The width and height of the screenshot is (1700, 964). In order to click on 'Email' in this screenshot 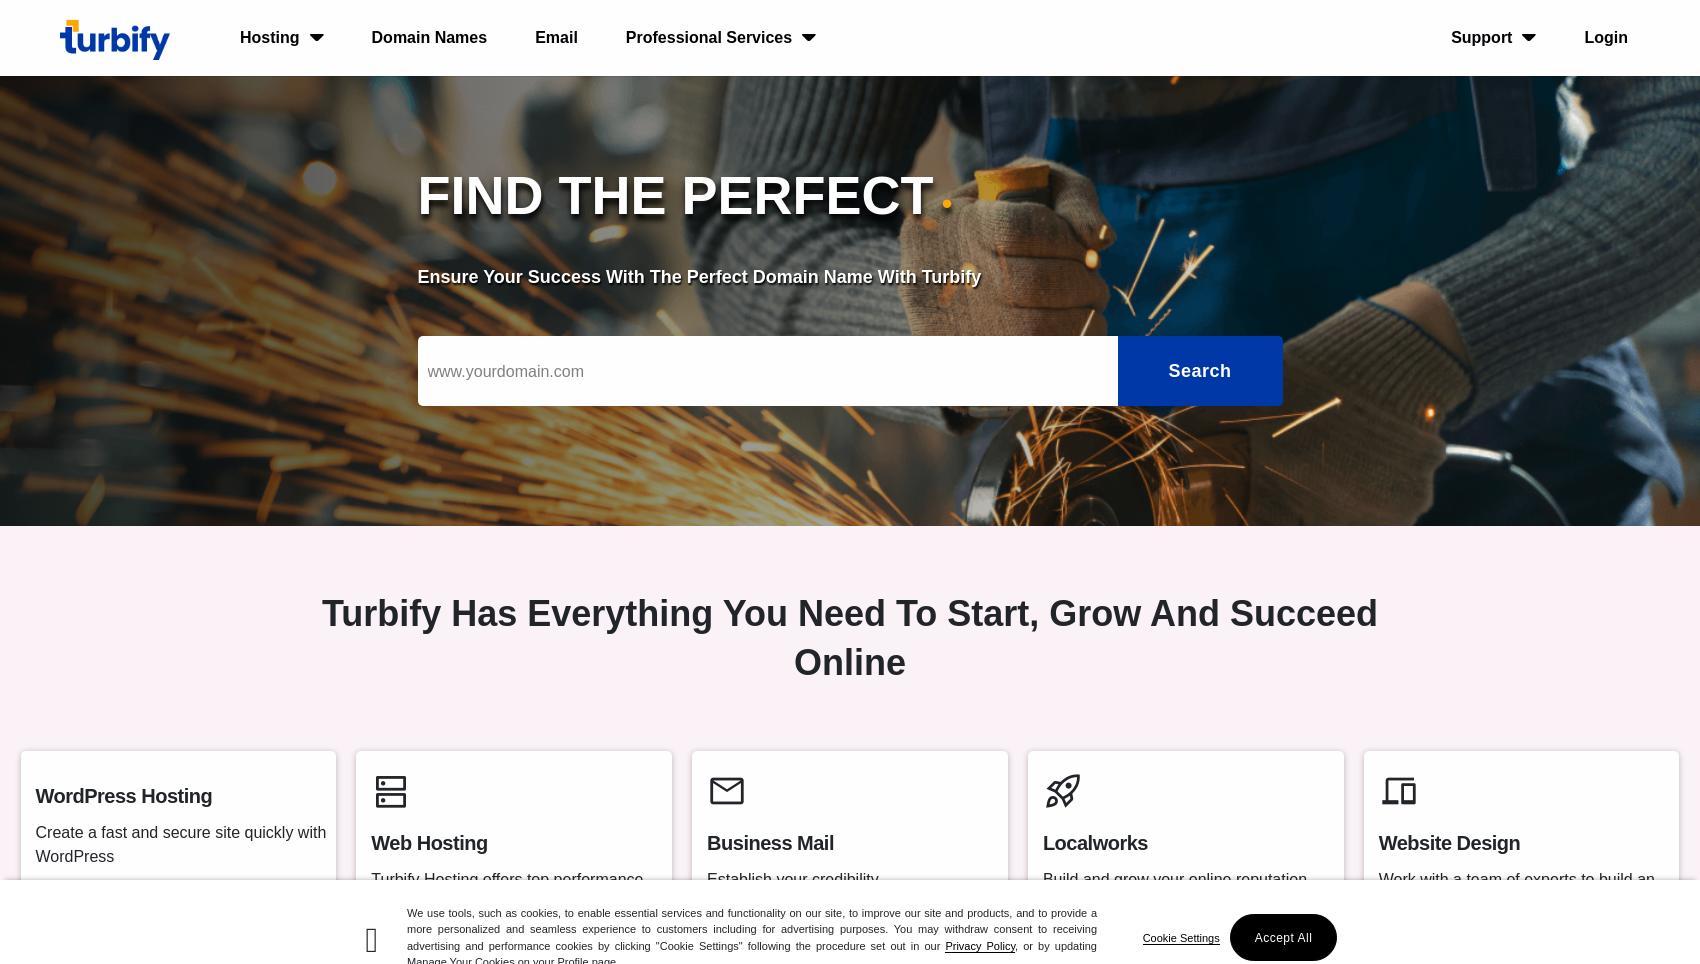, I will do `click(555, 36)`.